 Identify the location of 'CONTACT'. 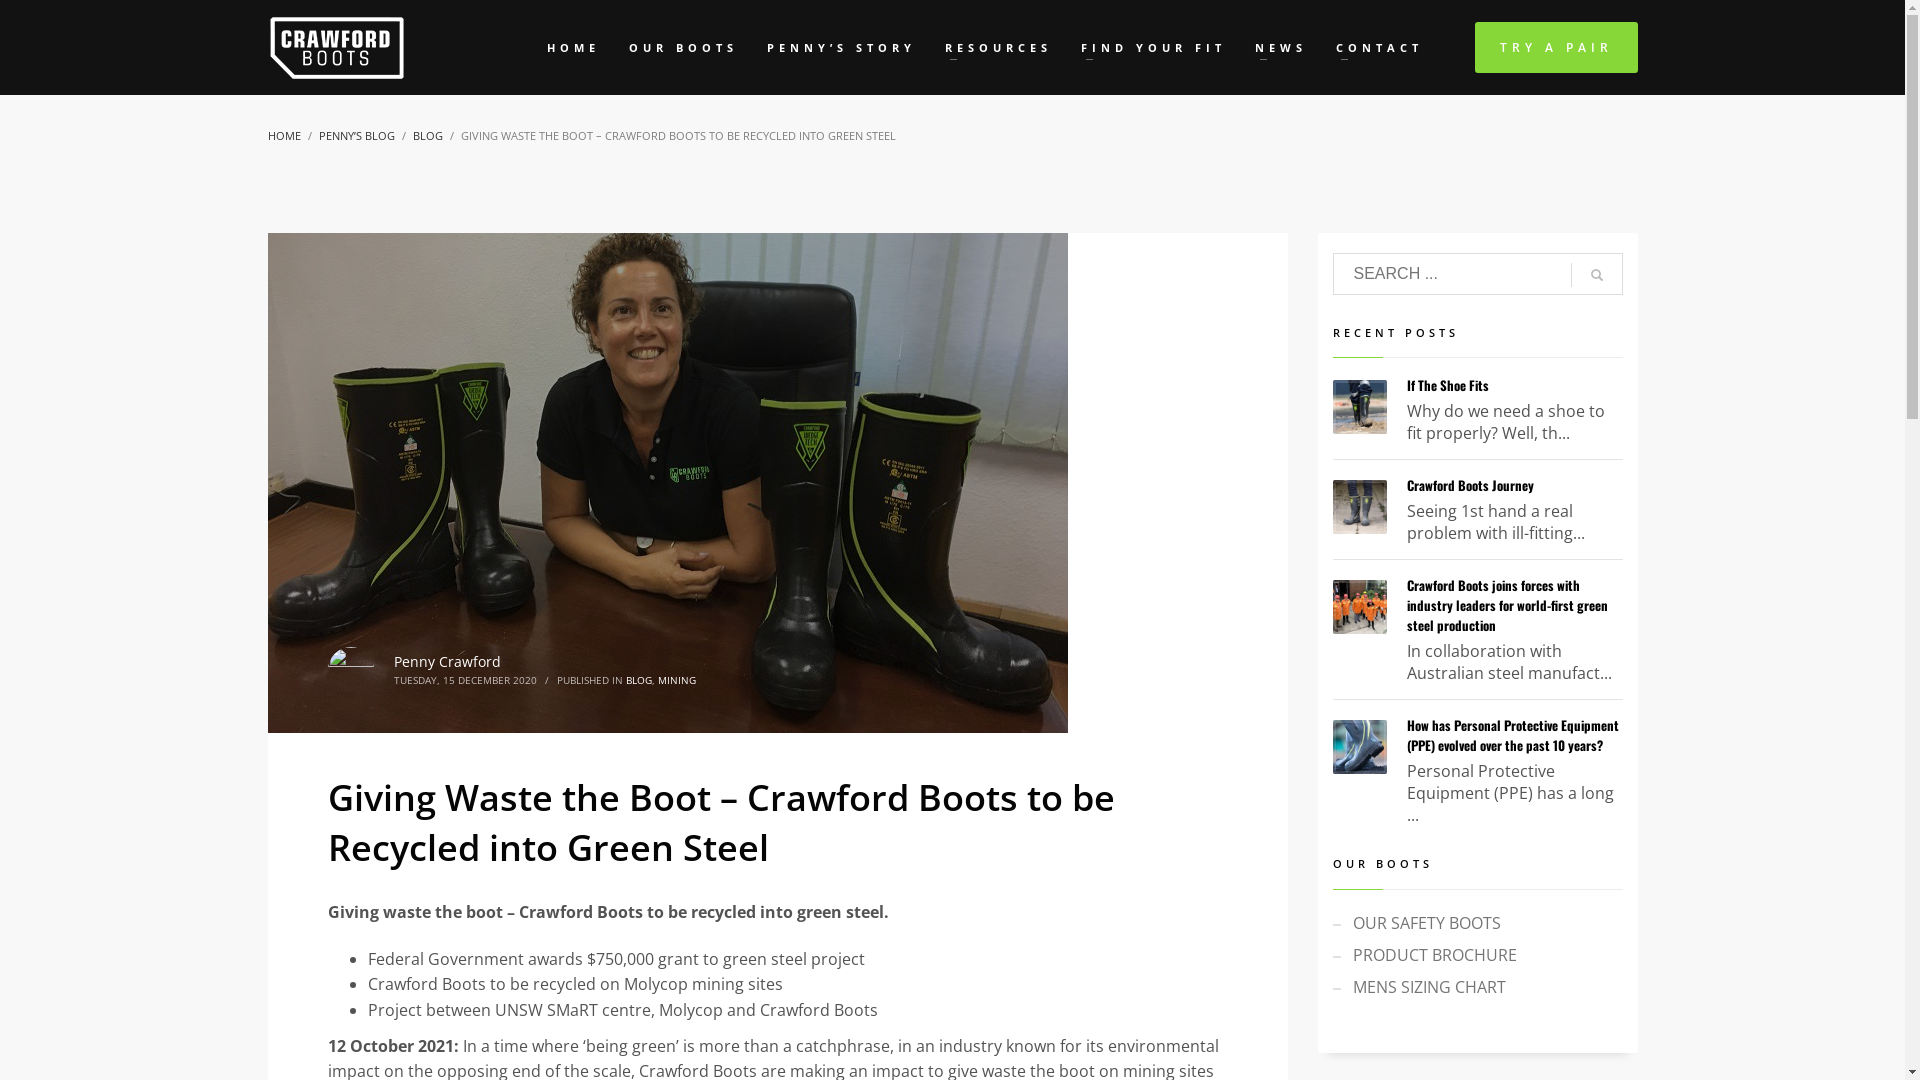
(1378, 45).